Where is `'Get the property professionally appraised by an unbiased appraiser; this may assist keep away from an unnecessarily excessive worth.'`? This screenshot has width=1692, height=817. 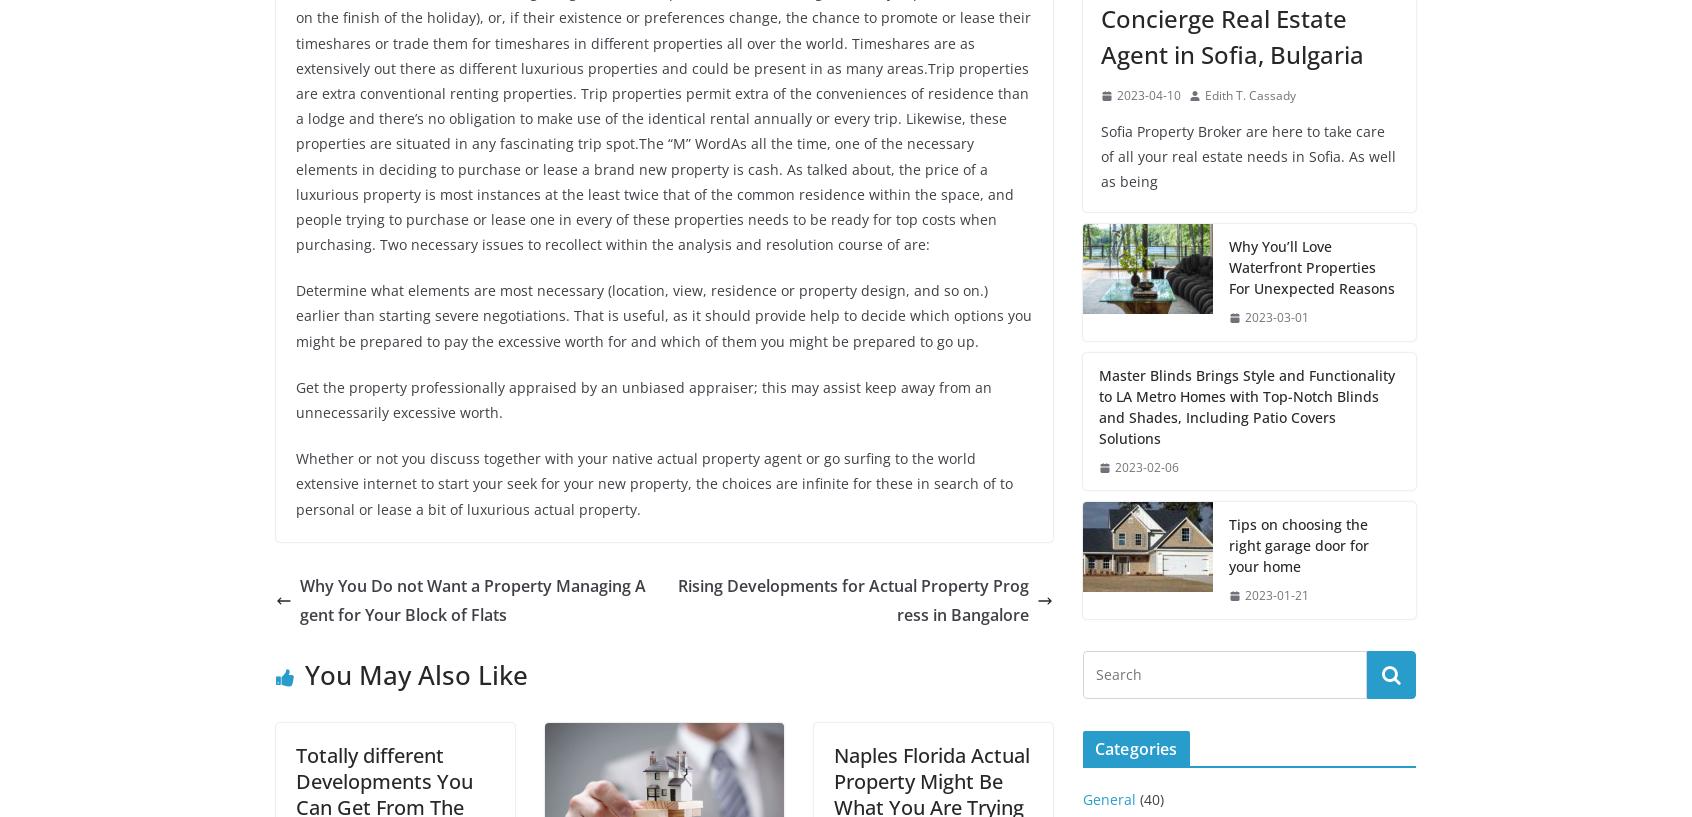 'Get the property professionally appraised by an unbiased appraiser; this may assist keep away from an unnecessarily excessive worth.' is located at coordinates (643, 398).